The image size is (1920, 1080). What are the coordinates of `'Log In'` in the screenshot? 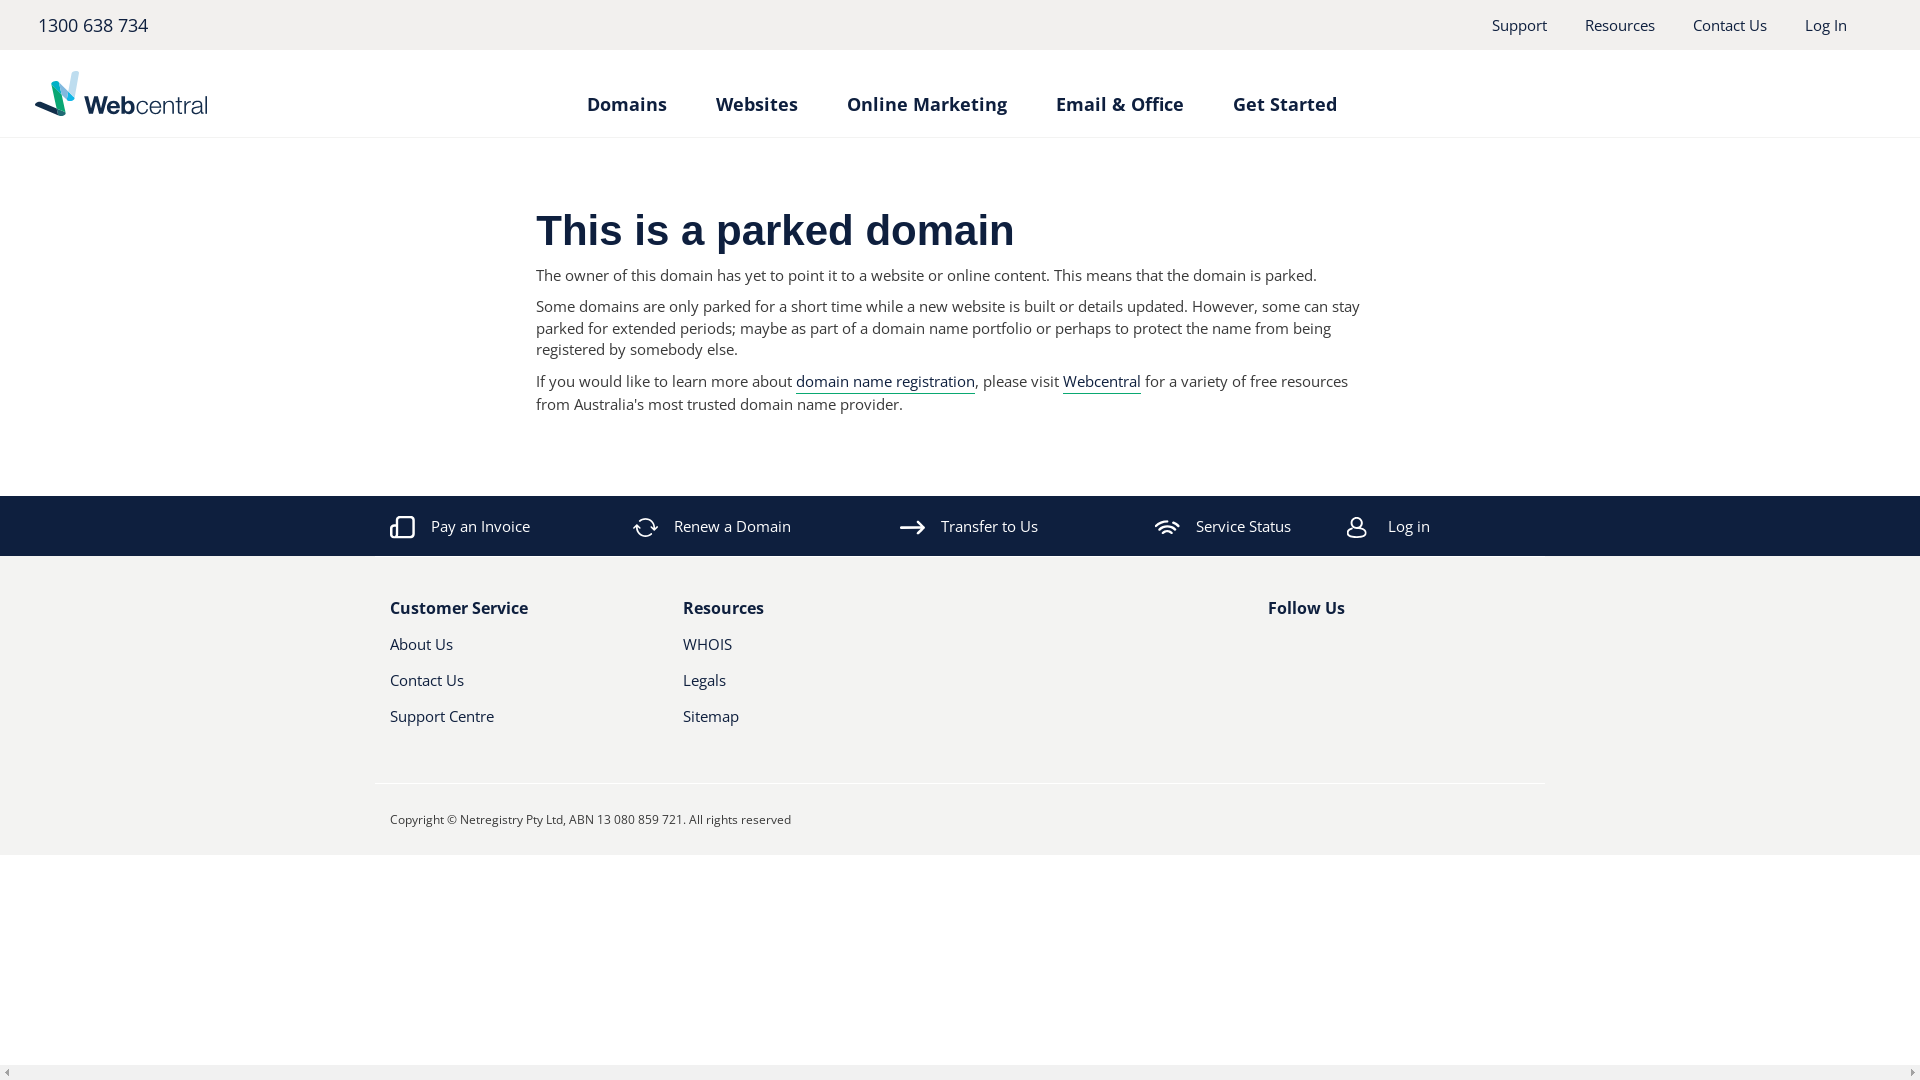 It's located at (1804, 24).